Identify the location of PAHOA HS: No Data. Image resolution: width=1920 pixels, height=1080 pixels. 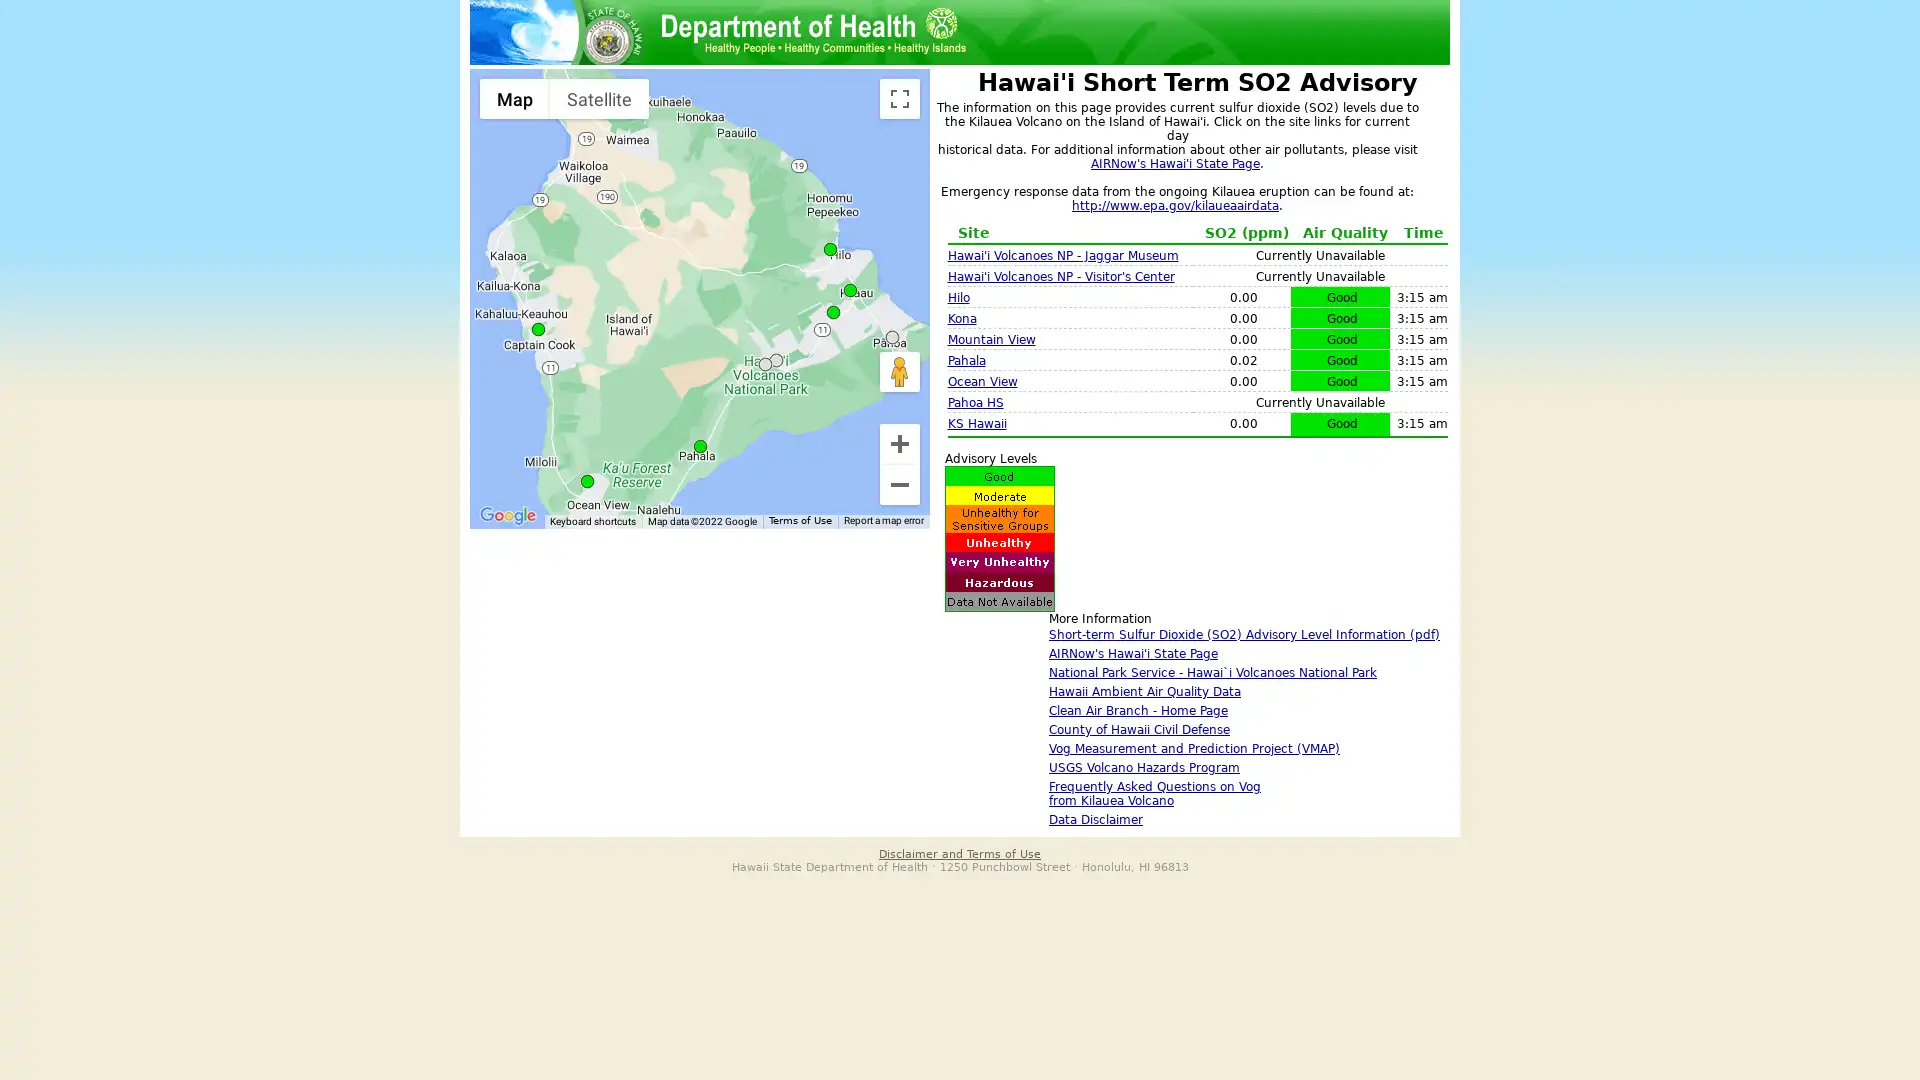
(891, 336).